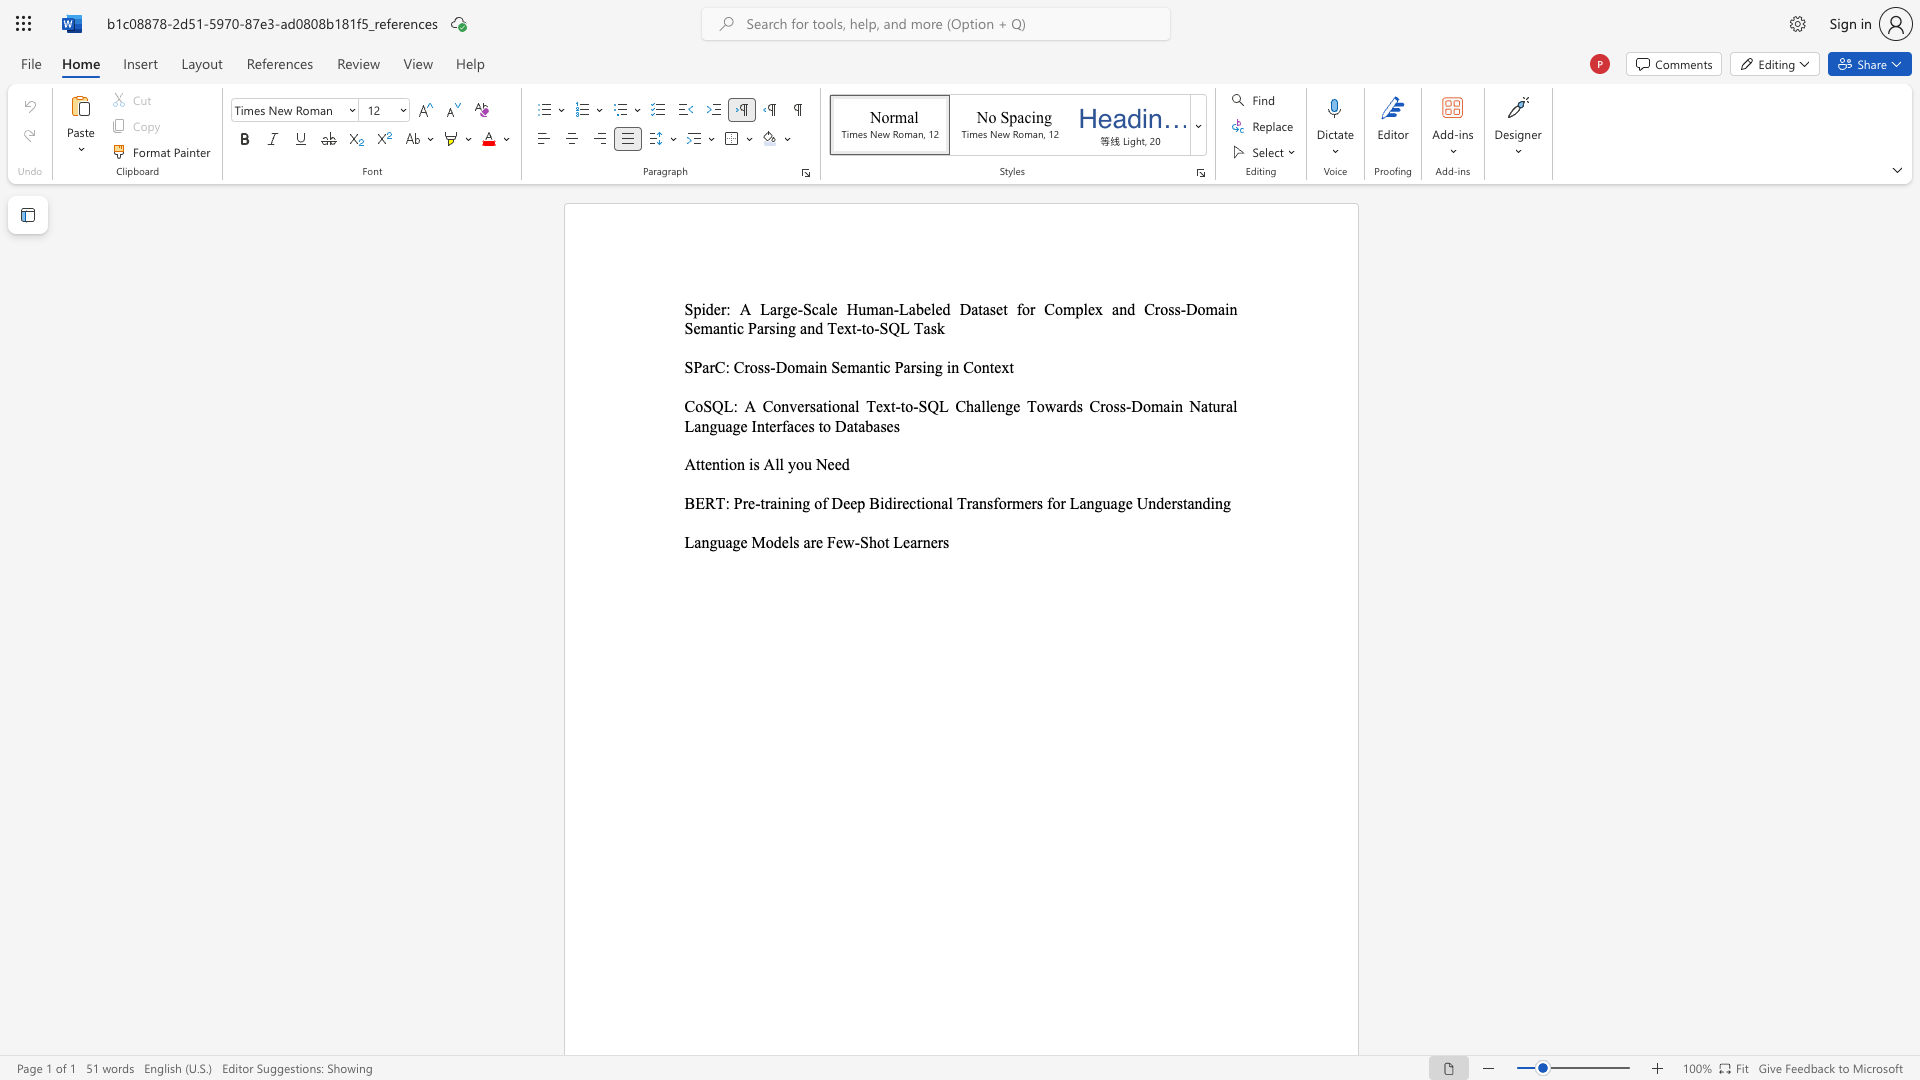 The image size is (1920, 1080). I want to click on the subset text "rs" within the text "Language Models are Few-Shot Learners", so click(936, 542).